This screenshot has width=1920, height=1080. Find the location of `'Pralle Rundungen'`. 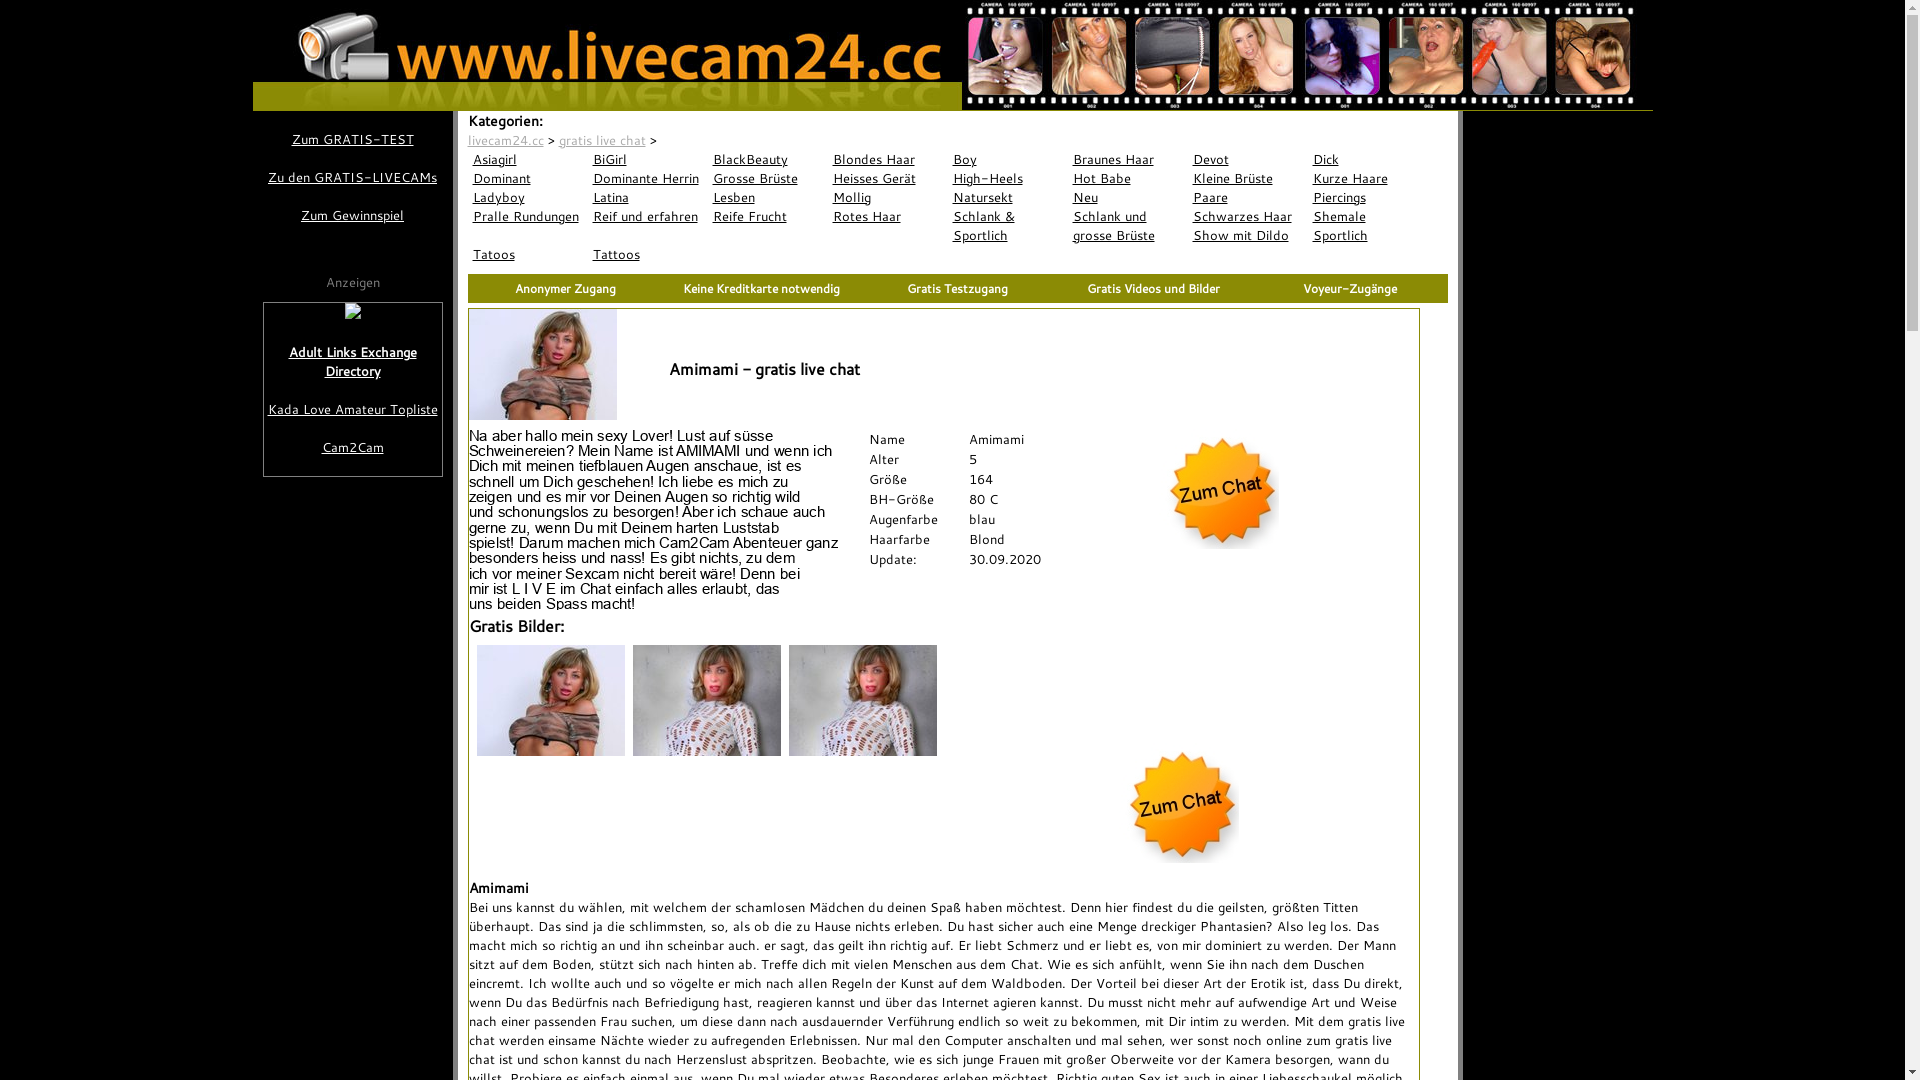

'Pralle Rundungen' is located at coordinates (528, 216).